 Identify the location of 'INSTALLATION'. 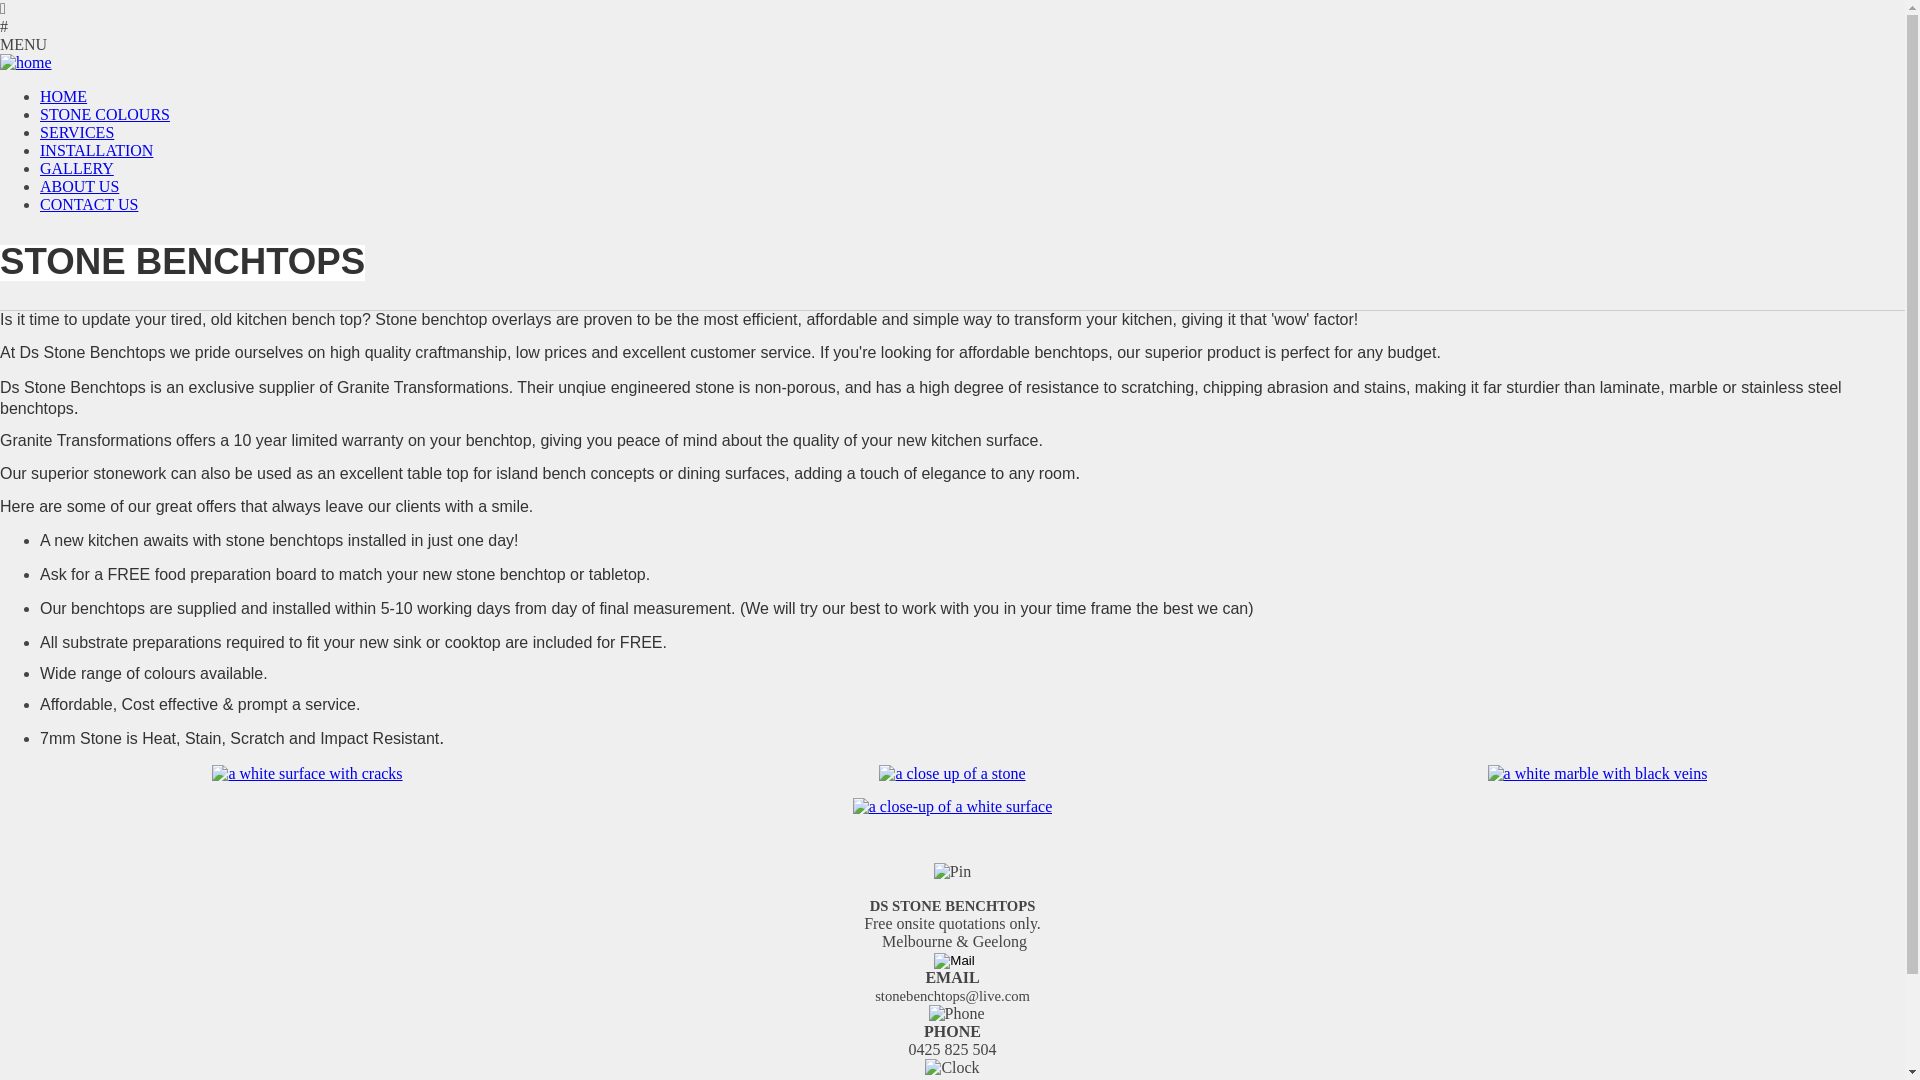
(95, 149).